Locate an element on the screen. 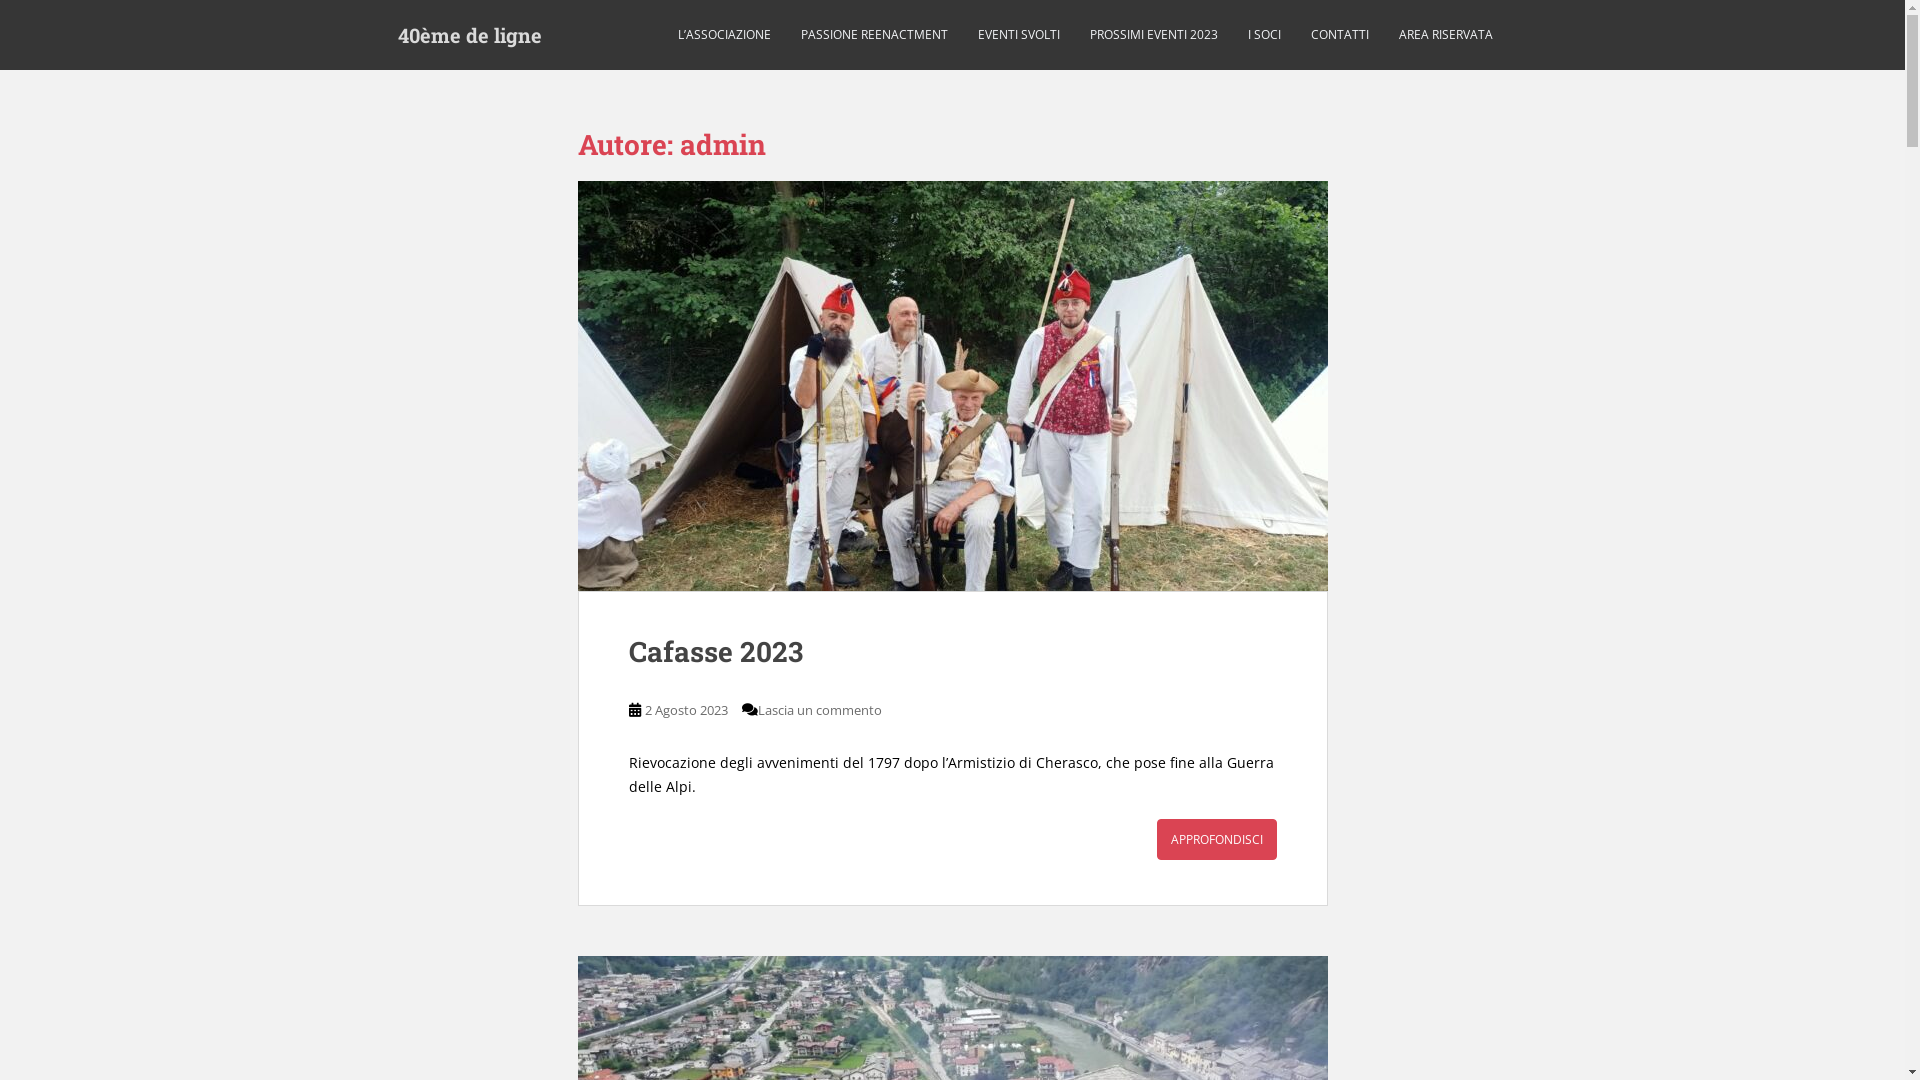 The height and width of the screenshot is (1080, 1920). 'I SOCI' is located at coordinates (1247, 34).